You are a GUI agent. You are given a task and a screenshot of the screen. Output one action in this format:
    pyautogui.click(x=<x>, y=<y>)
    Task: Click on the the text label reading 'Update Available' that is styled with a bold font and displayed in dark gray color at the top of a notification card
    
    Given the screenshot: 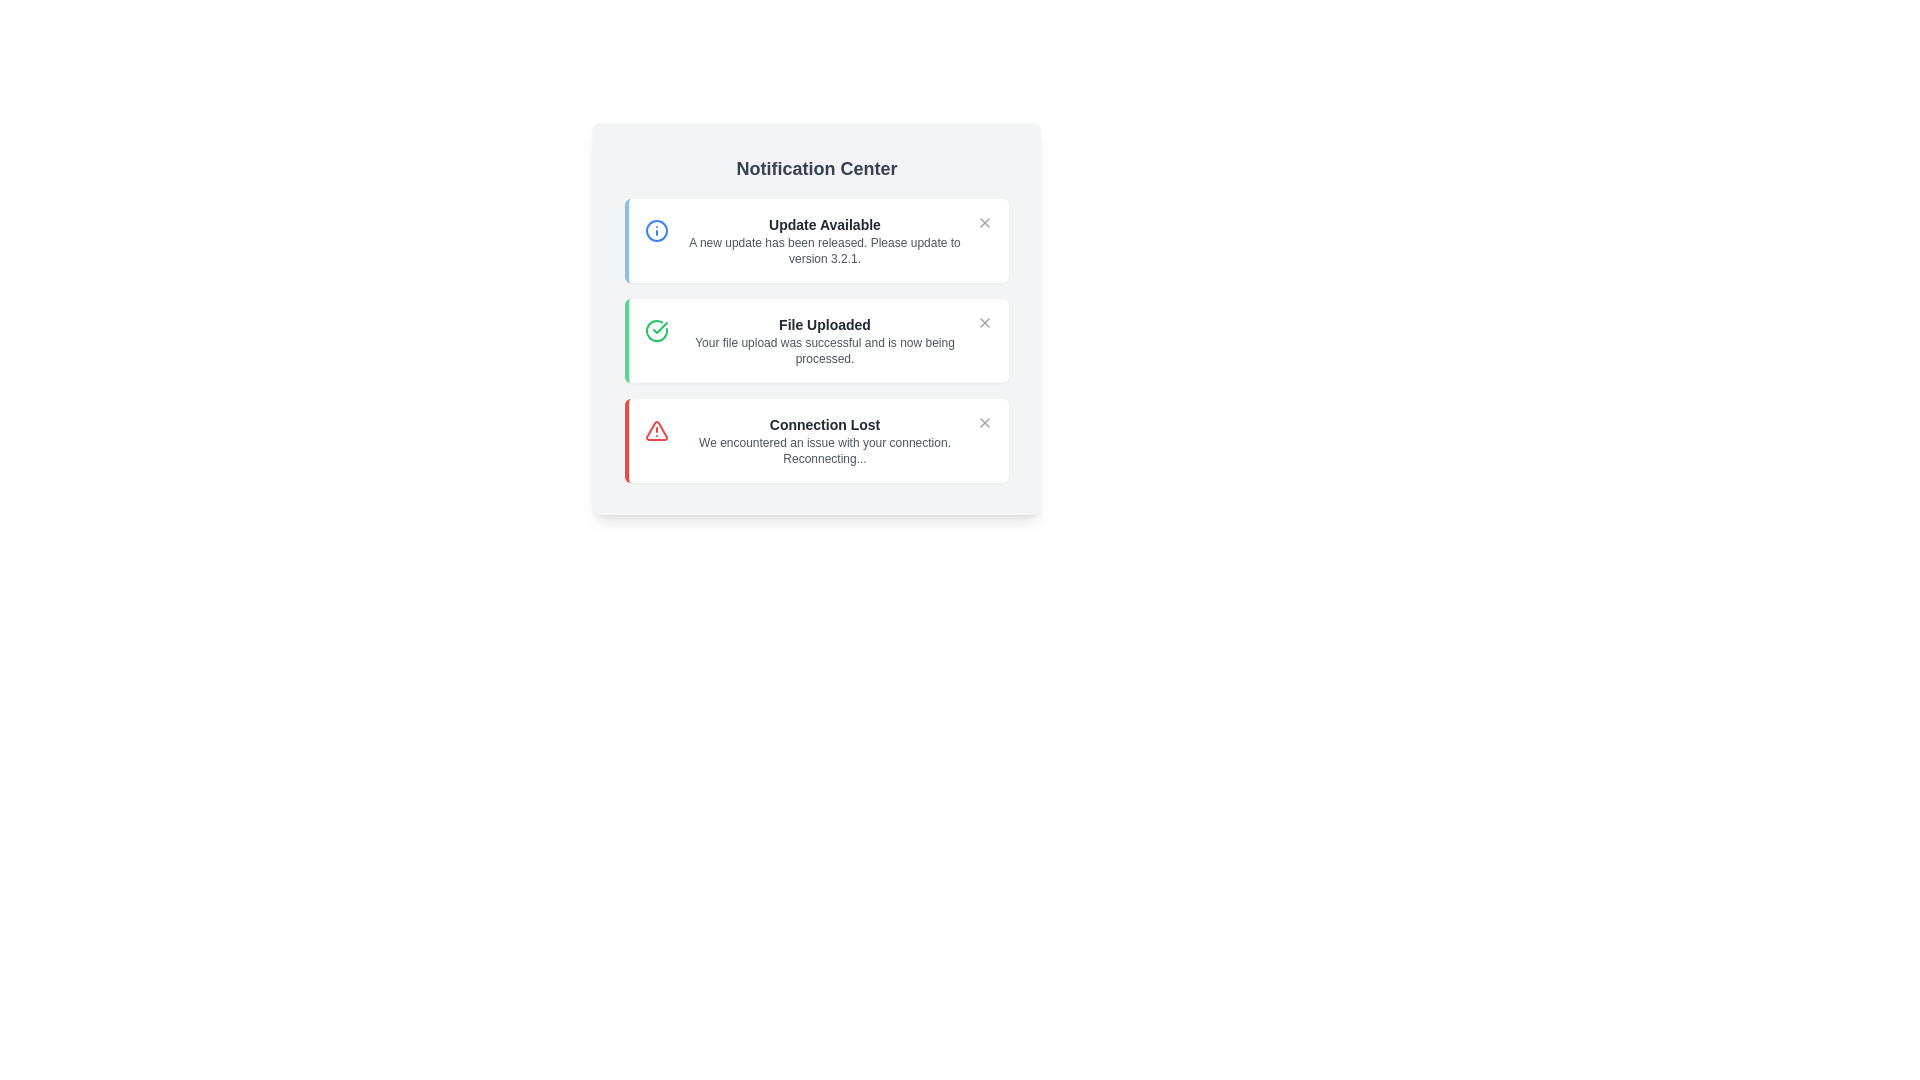 What is the action you would take?
    pyautogui.click(x=825, y=224)
    